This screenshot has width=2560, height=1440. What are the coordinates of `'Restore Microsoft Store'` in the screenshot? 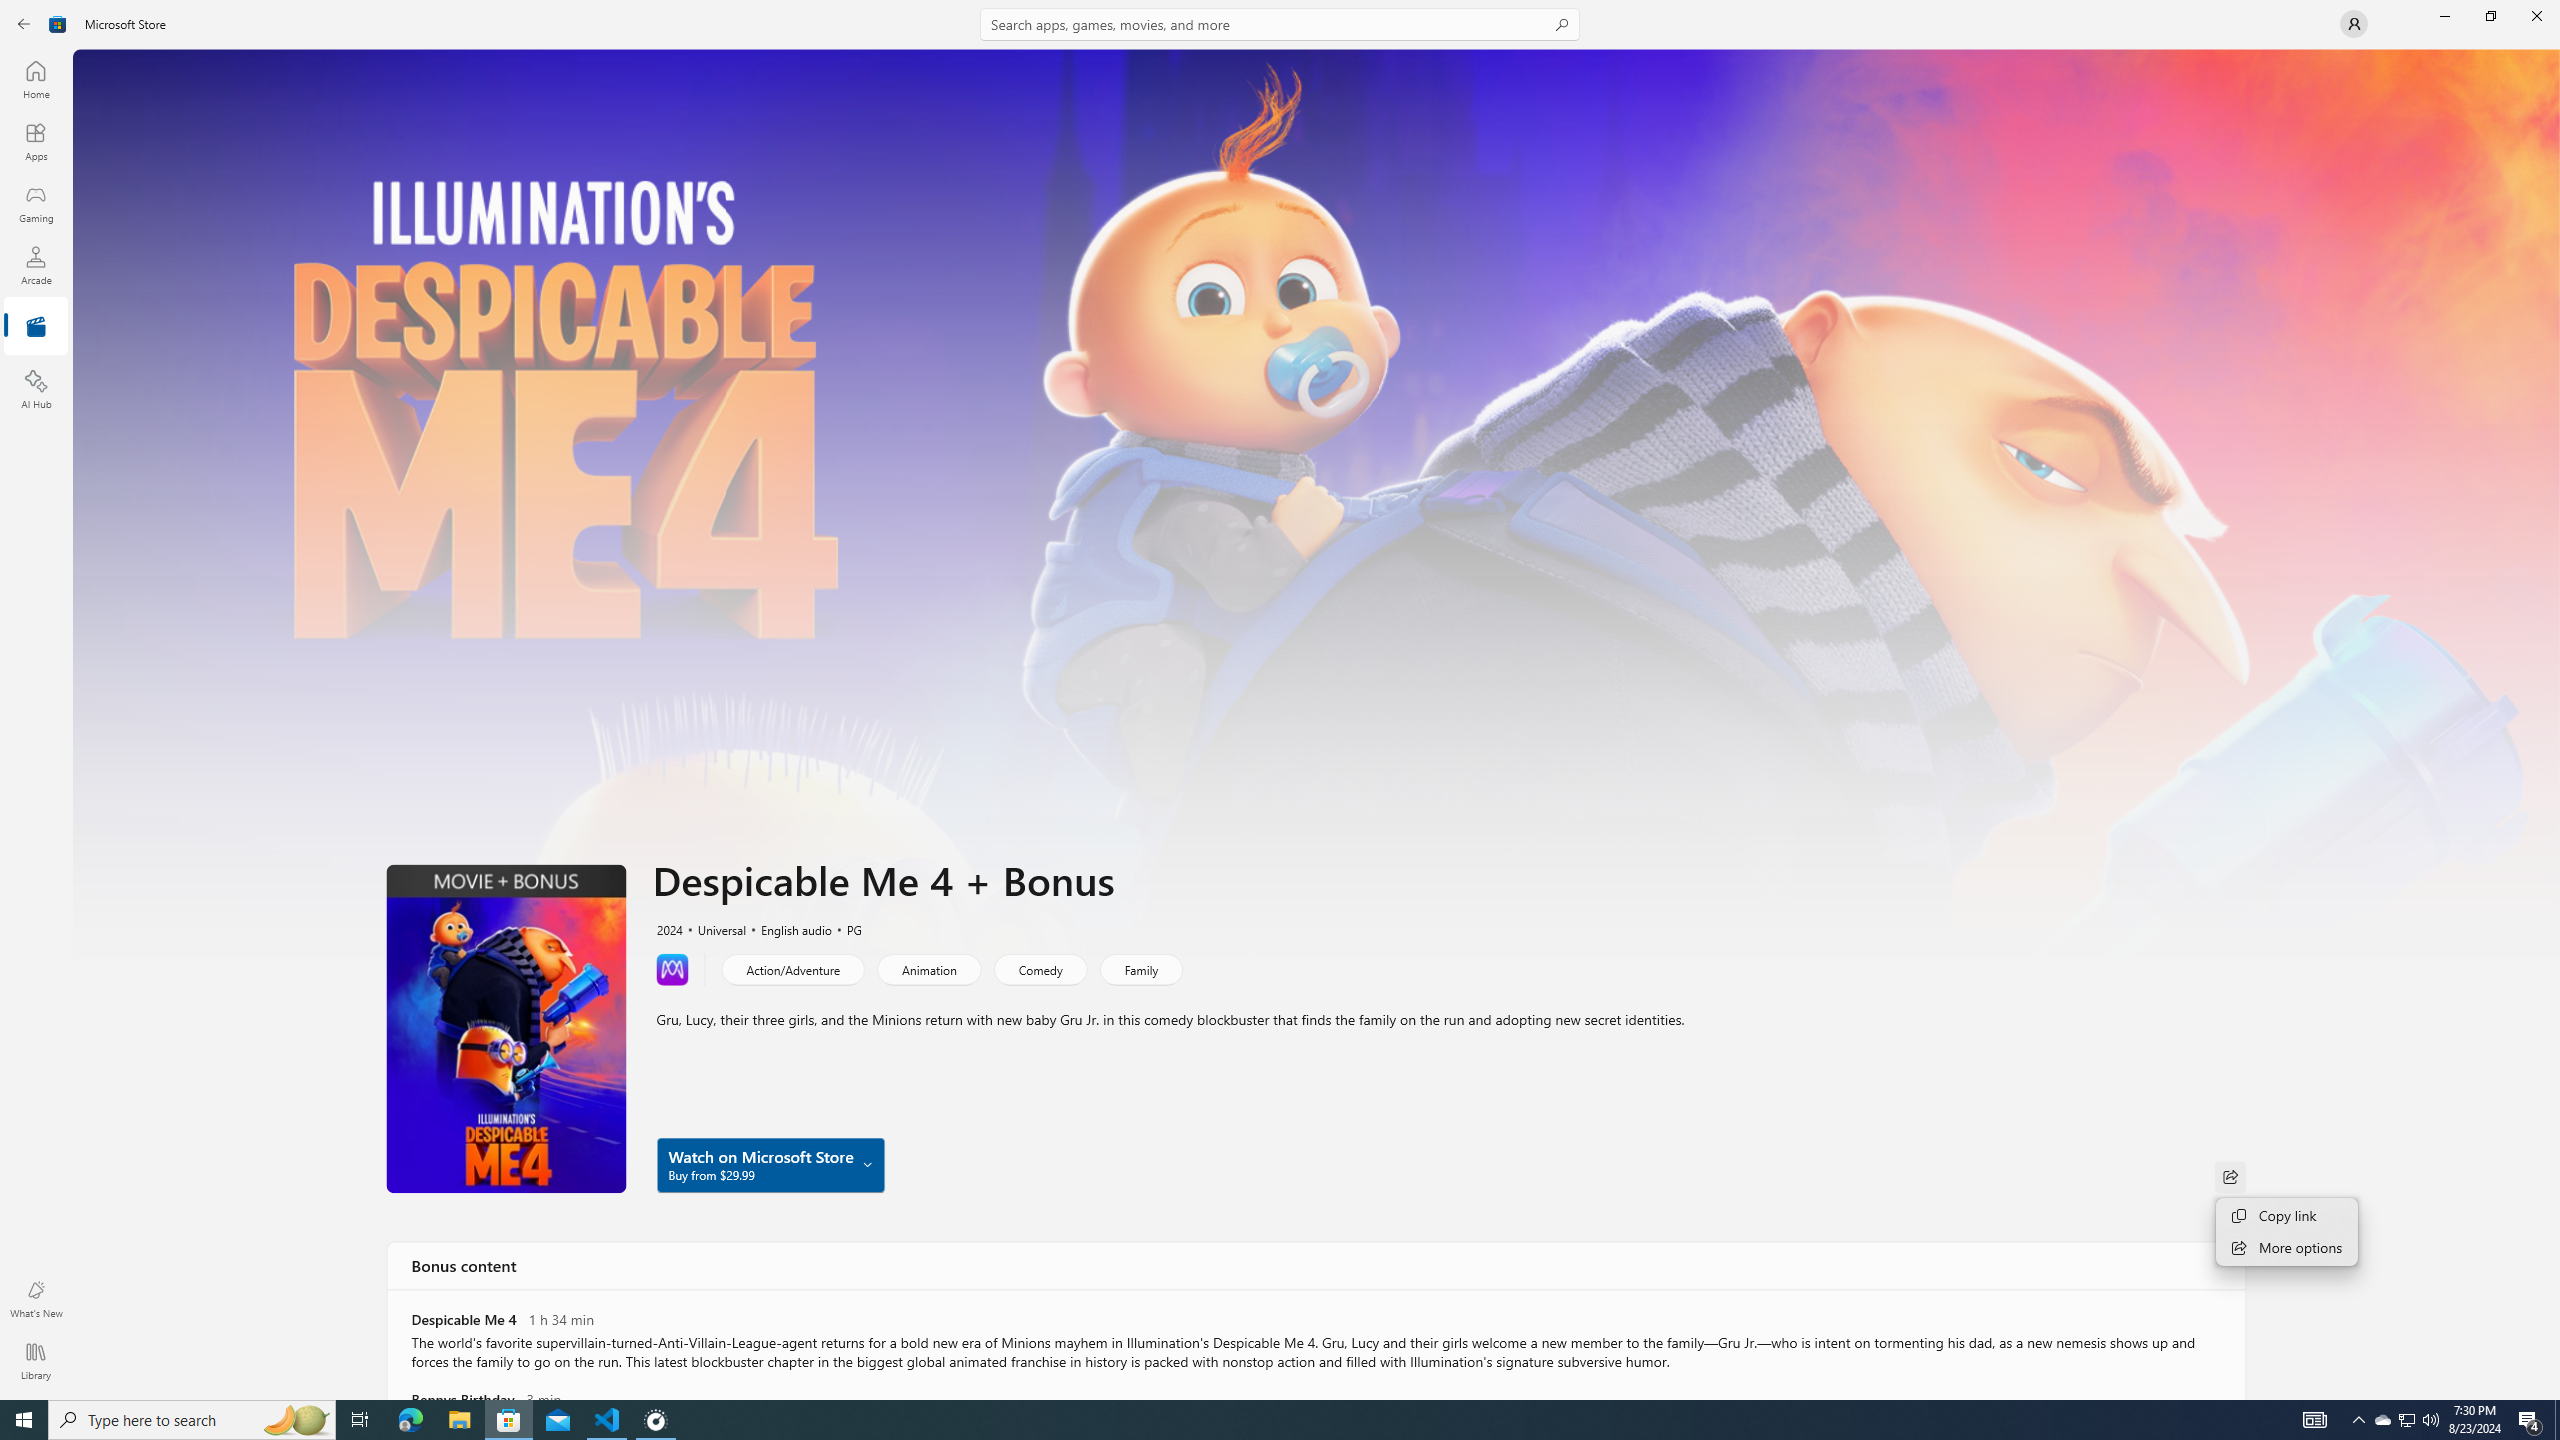 It's located at (2490, 15).